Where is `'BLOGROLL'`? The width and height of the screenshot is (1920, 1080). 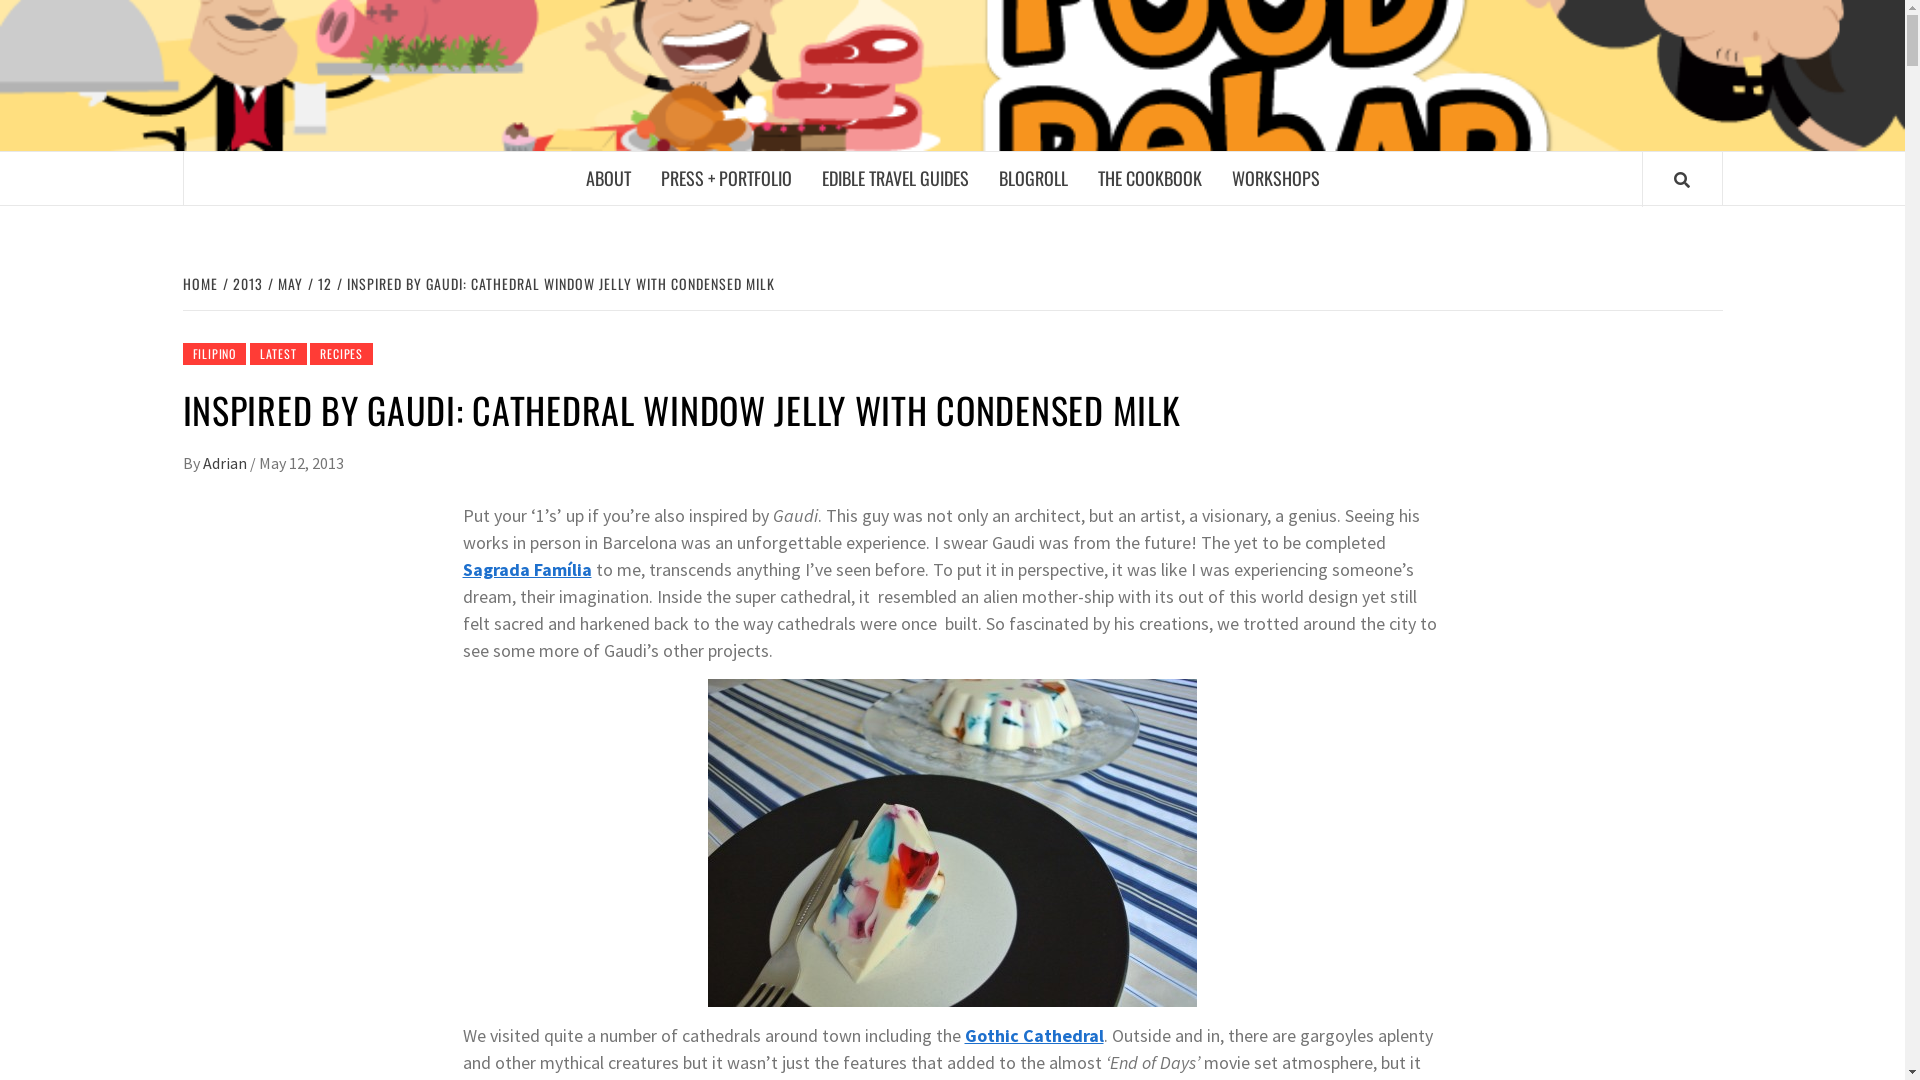 'BLOGROLL' is located at coordinates (1033, 177).